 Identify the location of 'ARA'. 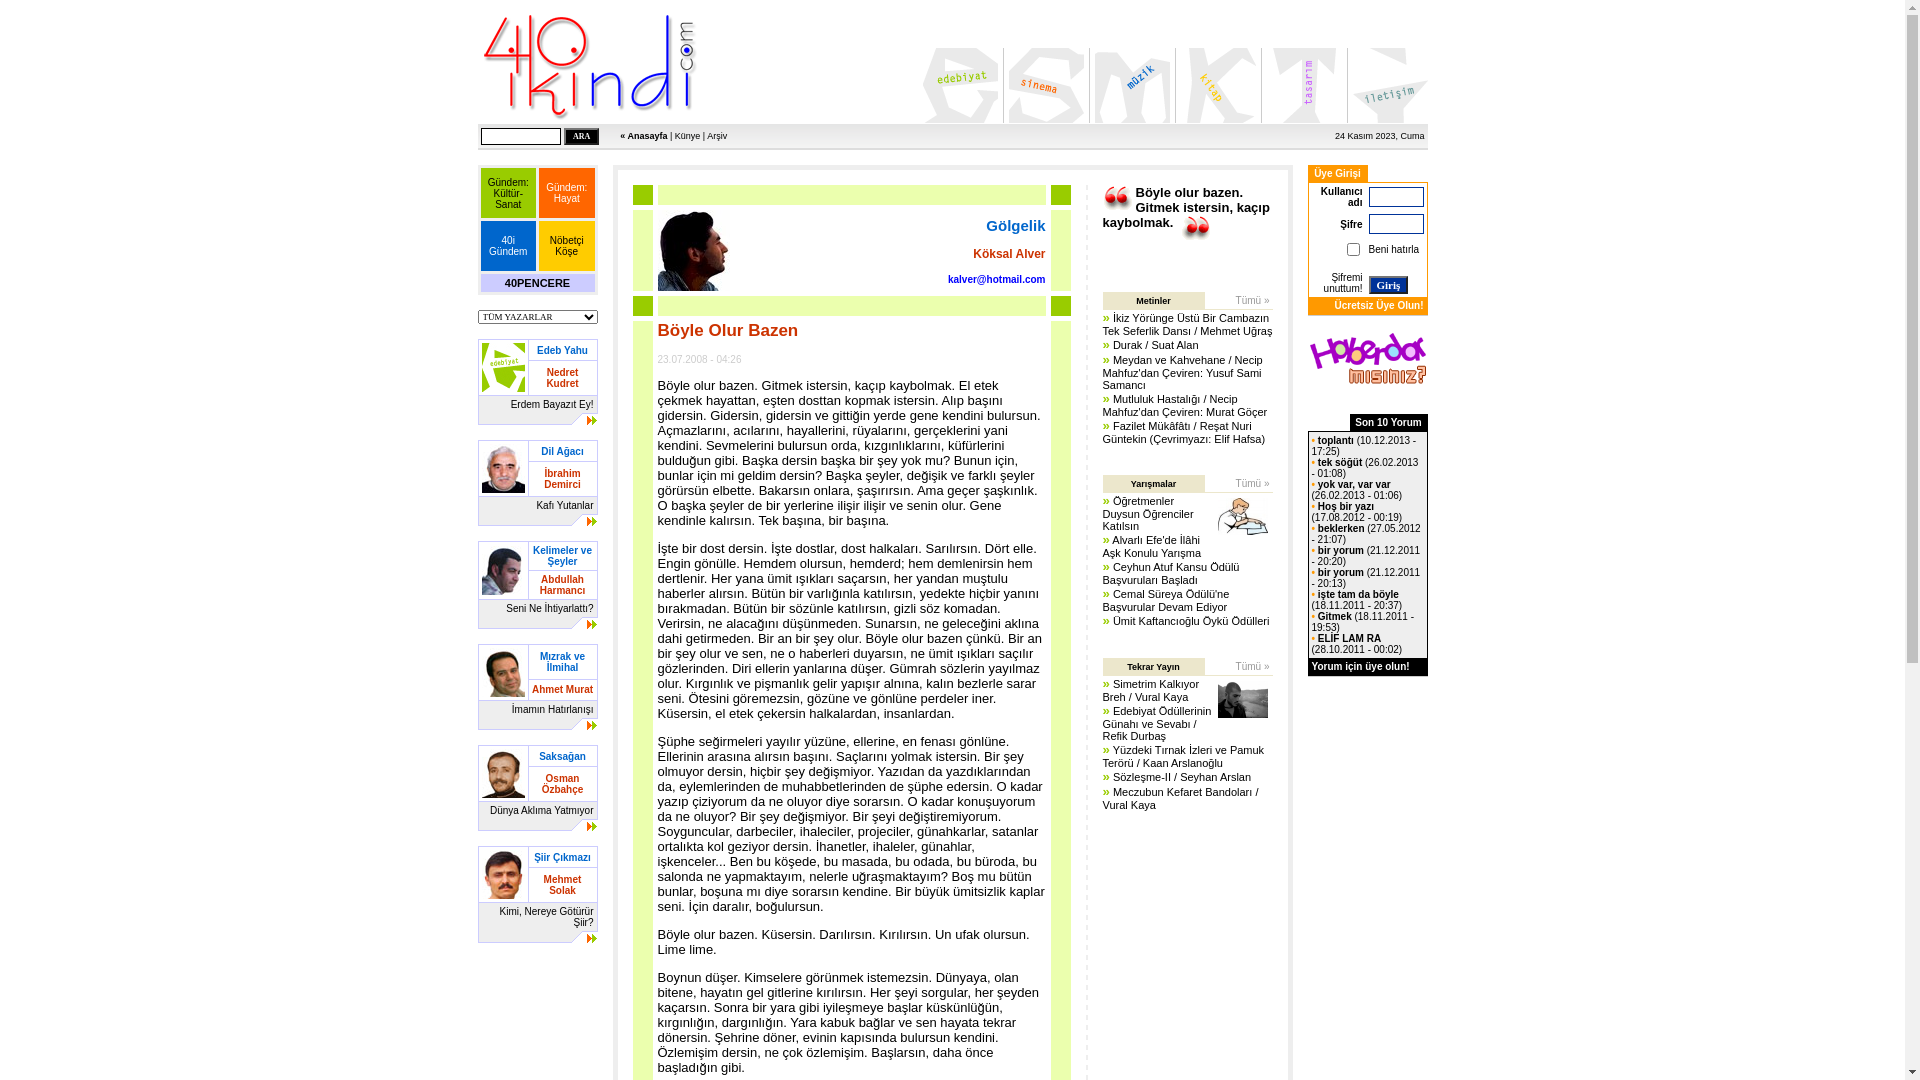
(580, 135).